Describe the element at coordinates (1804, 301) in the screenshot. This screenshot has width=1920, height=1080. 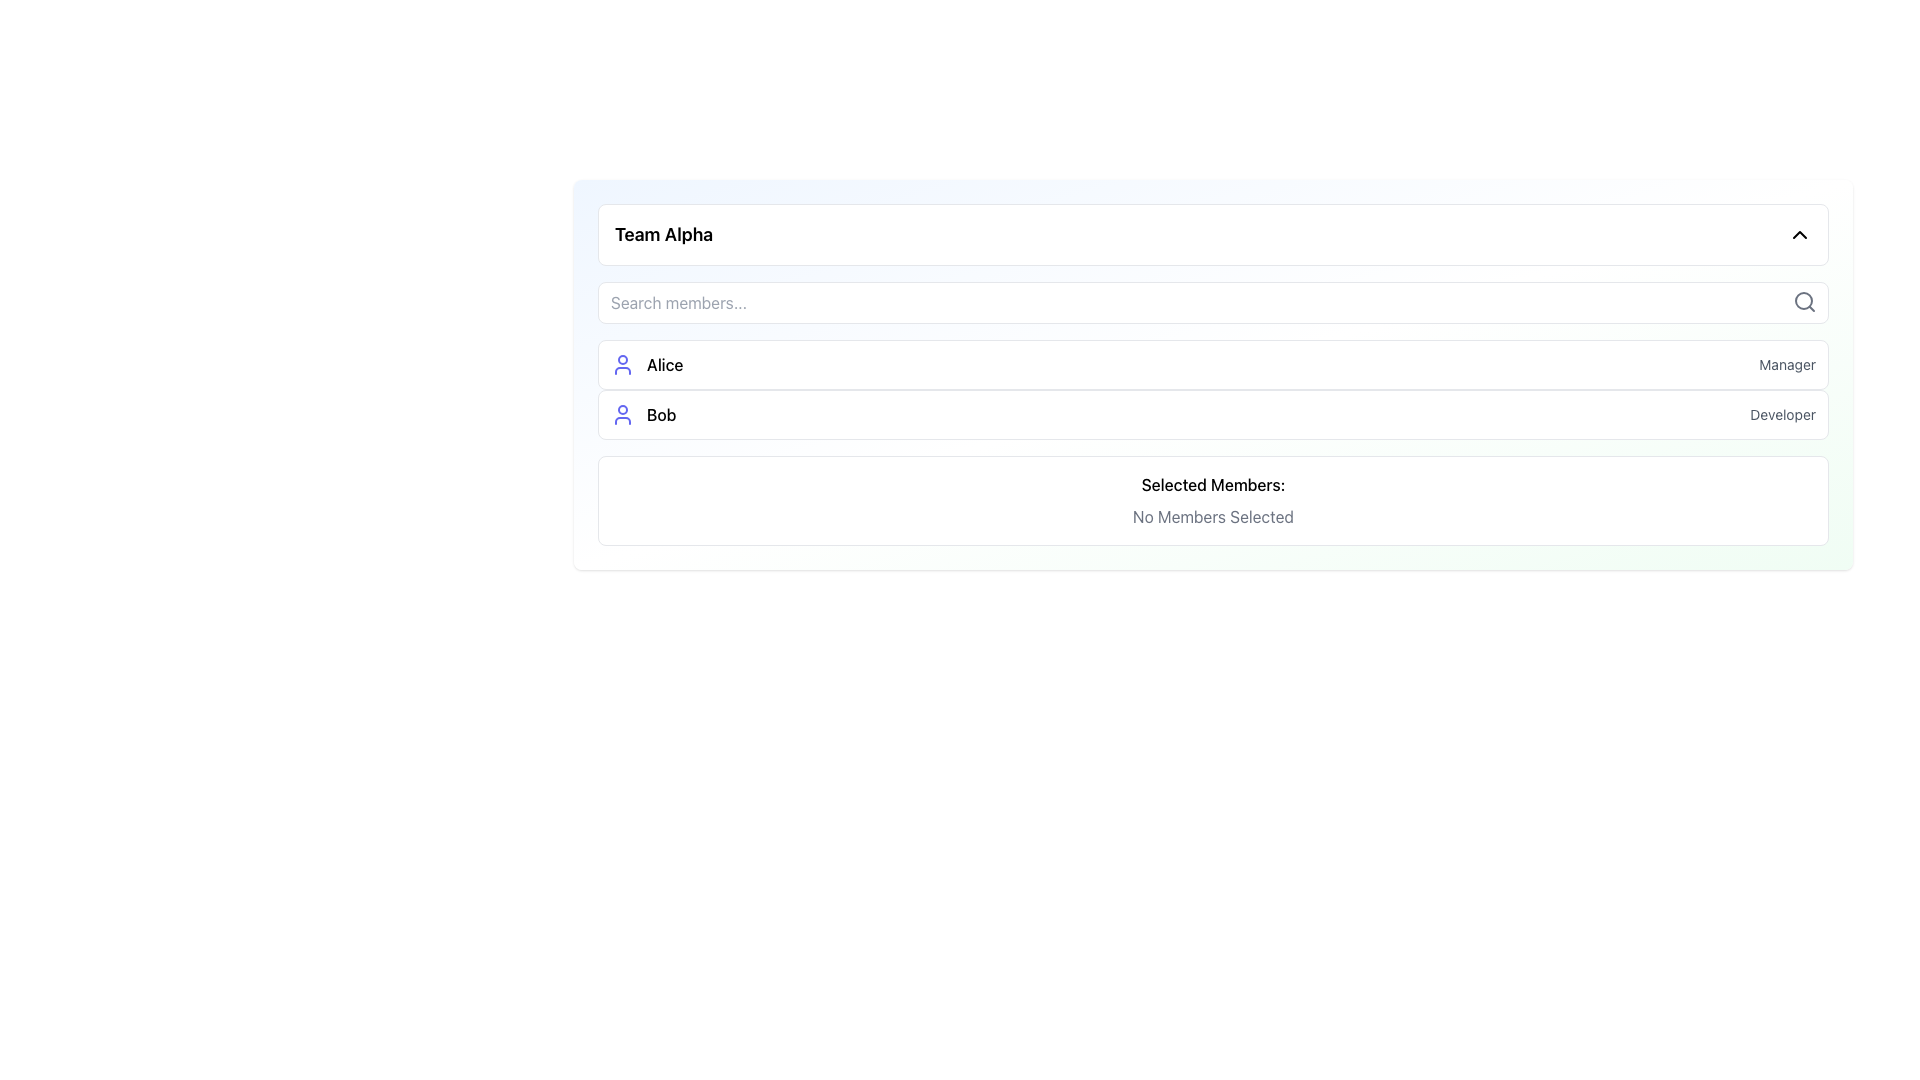
I see `the search icon resembling a magnifying glass located at the far-right end of the 'Search members...' input field` at that location.